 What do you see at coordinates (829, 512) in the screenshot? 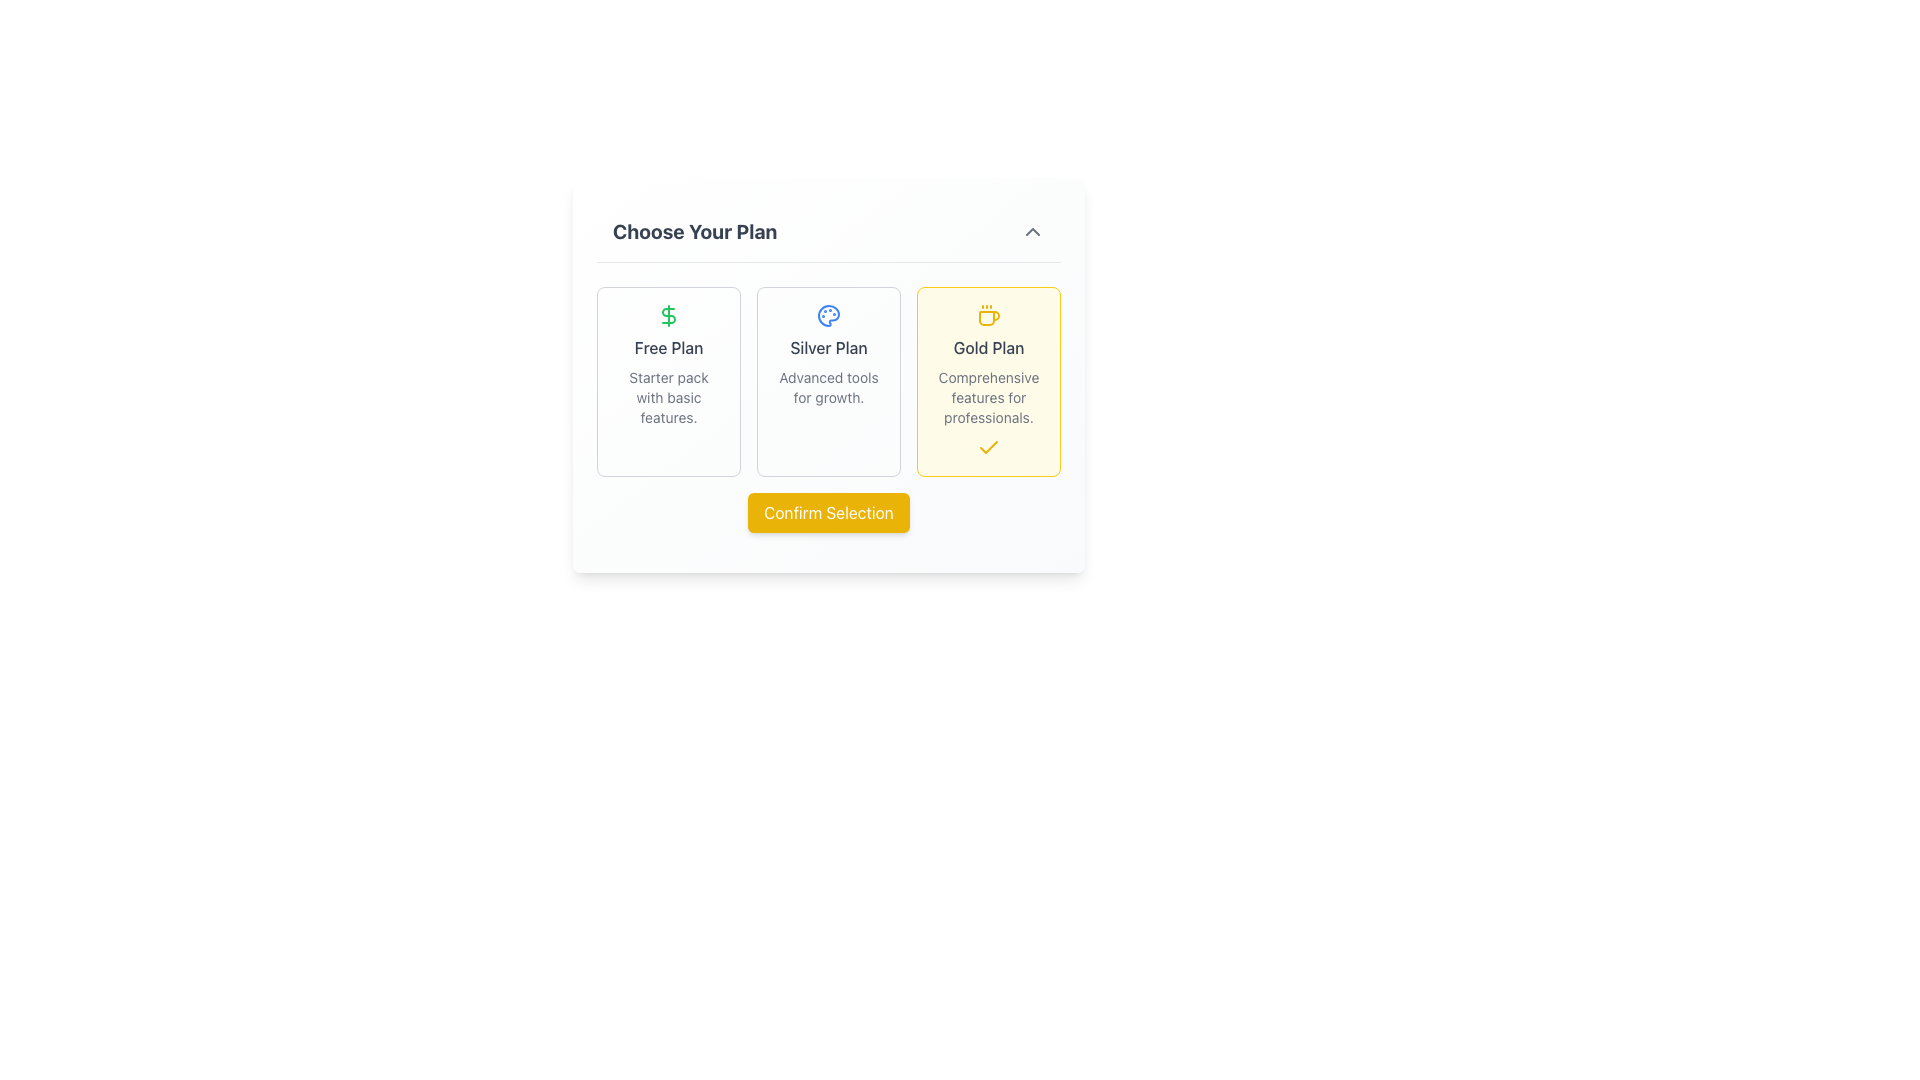
I see `the confirmation button located at the bottom-middle section of the 'Choose Your Plan' panel to confirm the selection of a subscription or plan` at bounding box center [829, 512].